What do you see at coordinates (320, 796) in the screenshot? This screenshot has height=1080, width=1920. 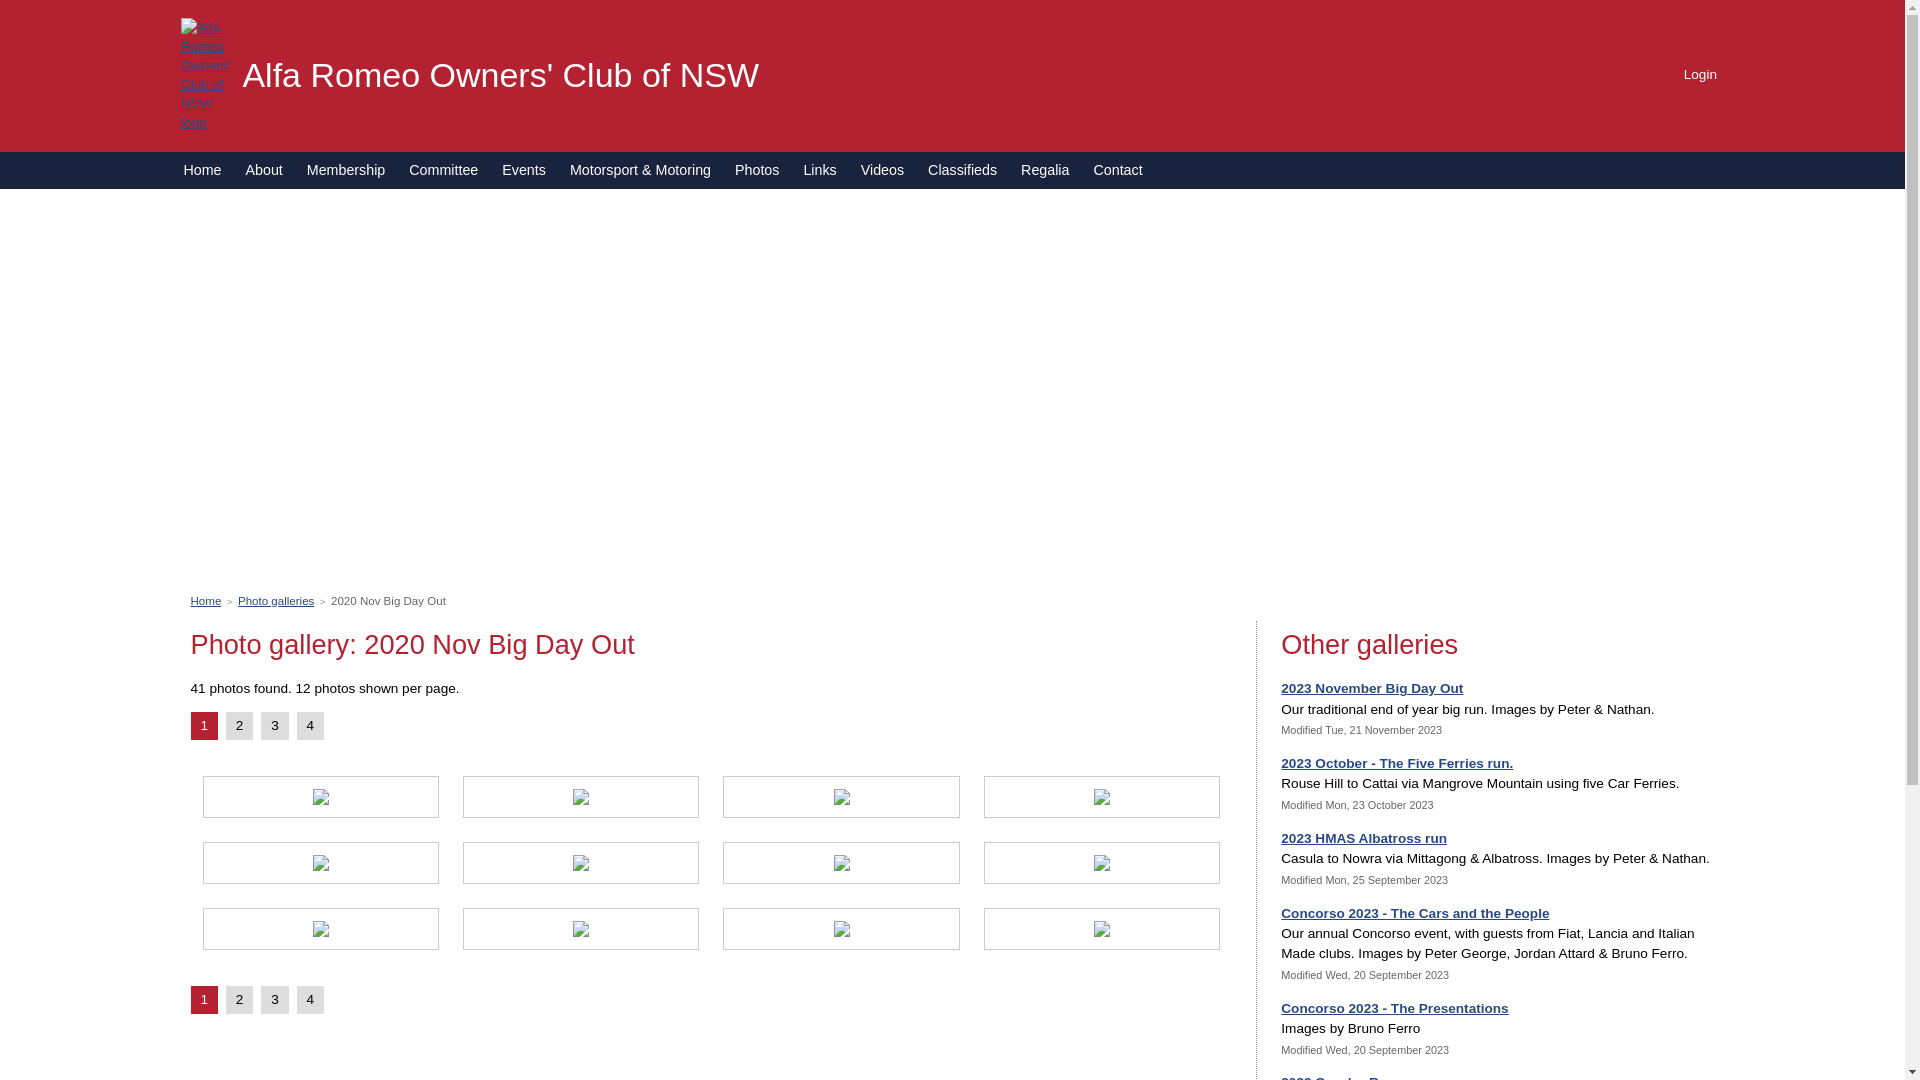 I see `'Photo 1'` at bounding box center [320, 796].